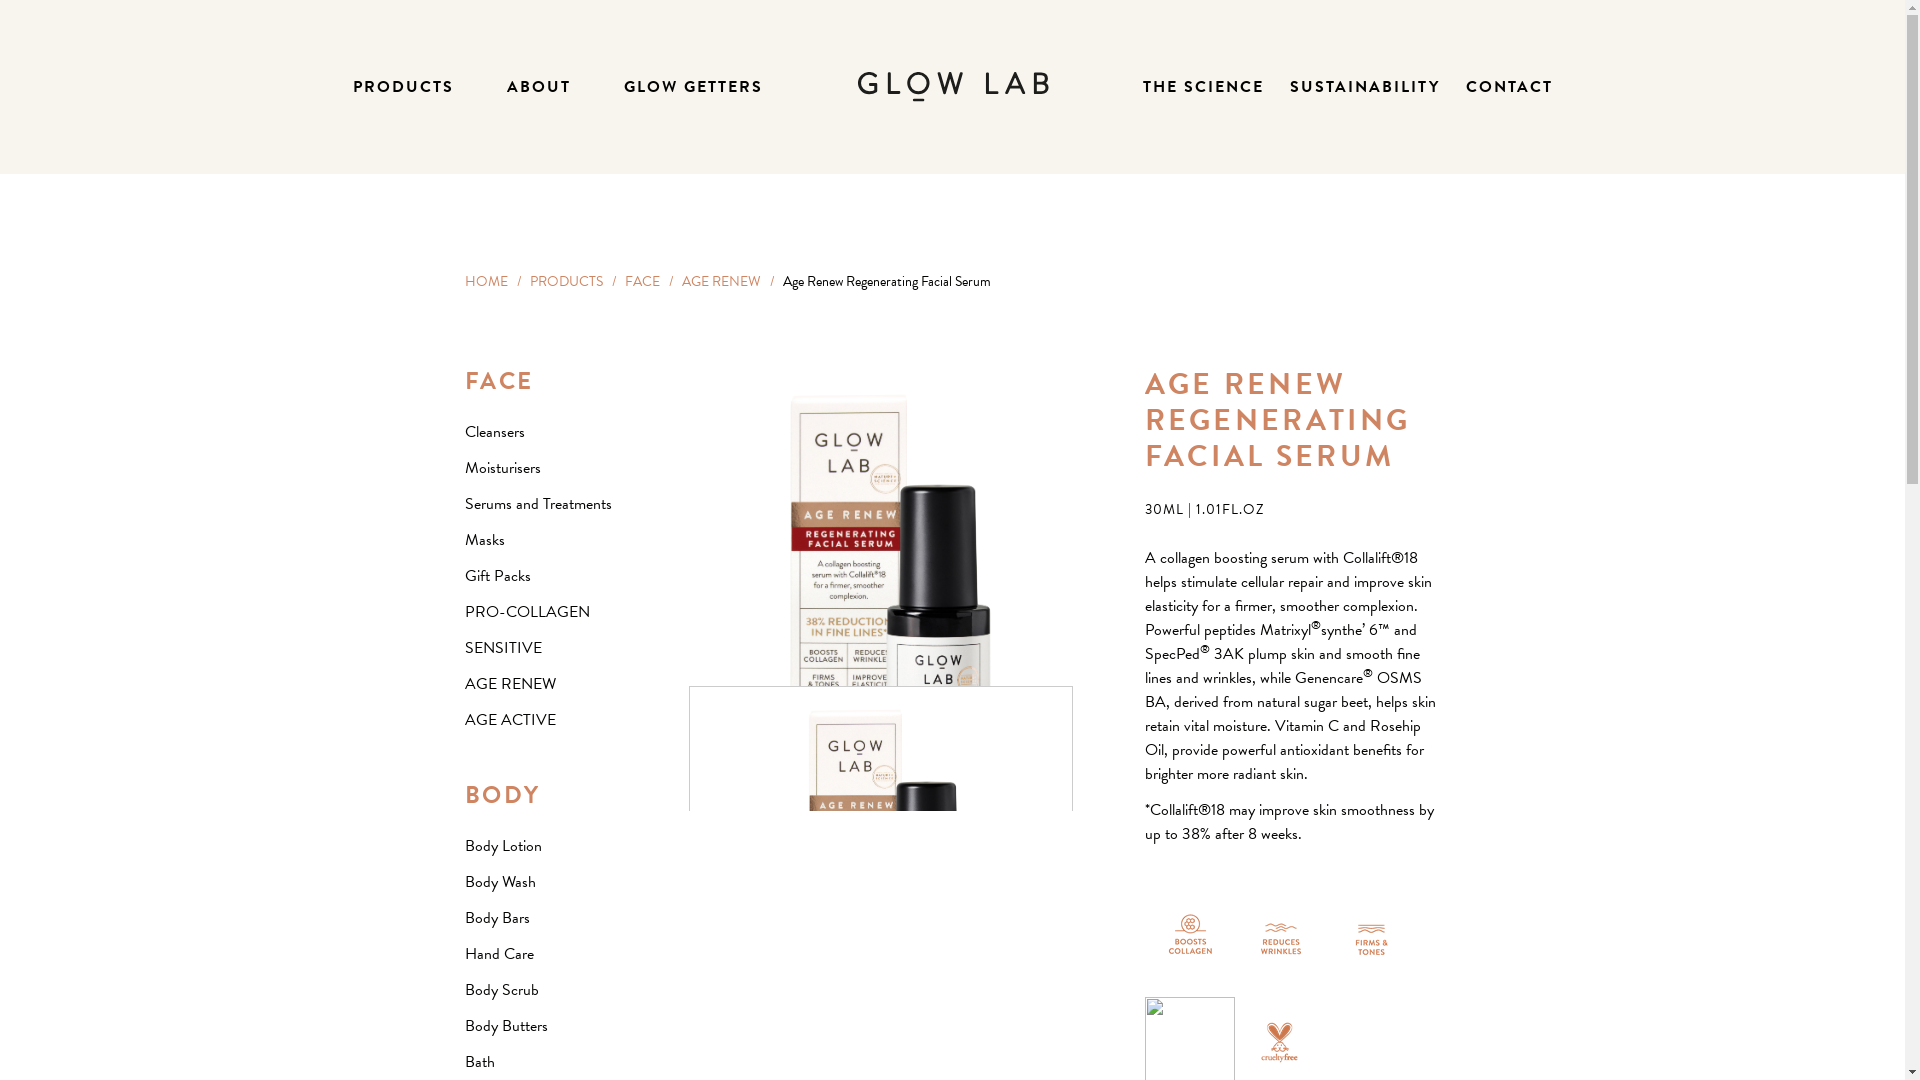 The image size is (1920, 1080). What do you see at coordinates (1363, 86) in the screenshot?
I see `'SUSTAINABILITY'` at bounding box center [1363, 86].